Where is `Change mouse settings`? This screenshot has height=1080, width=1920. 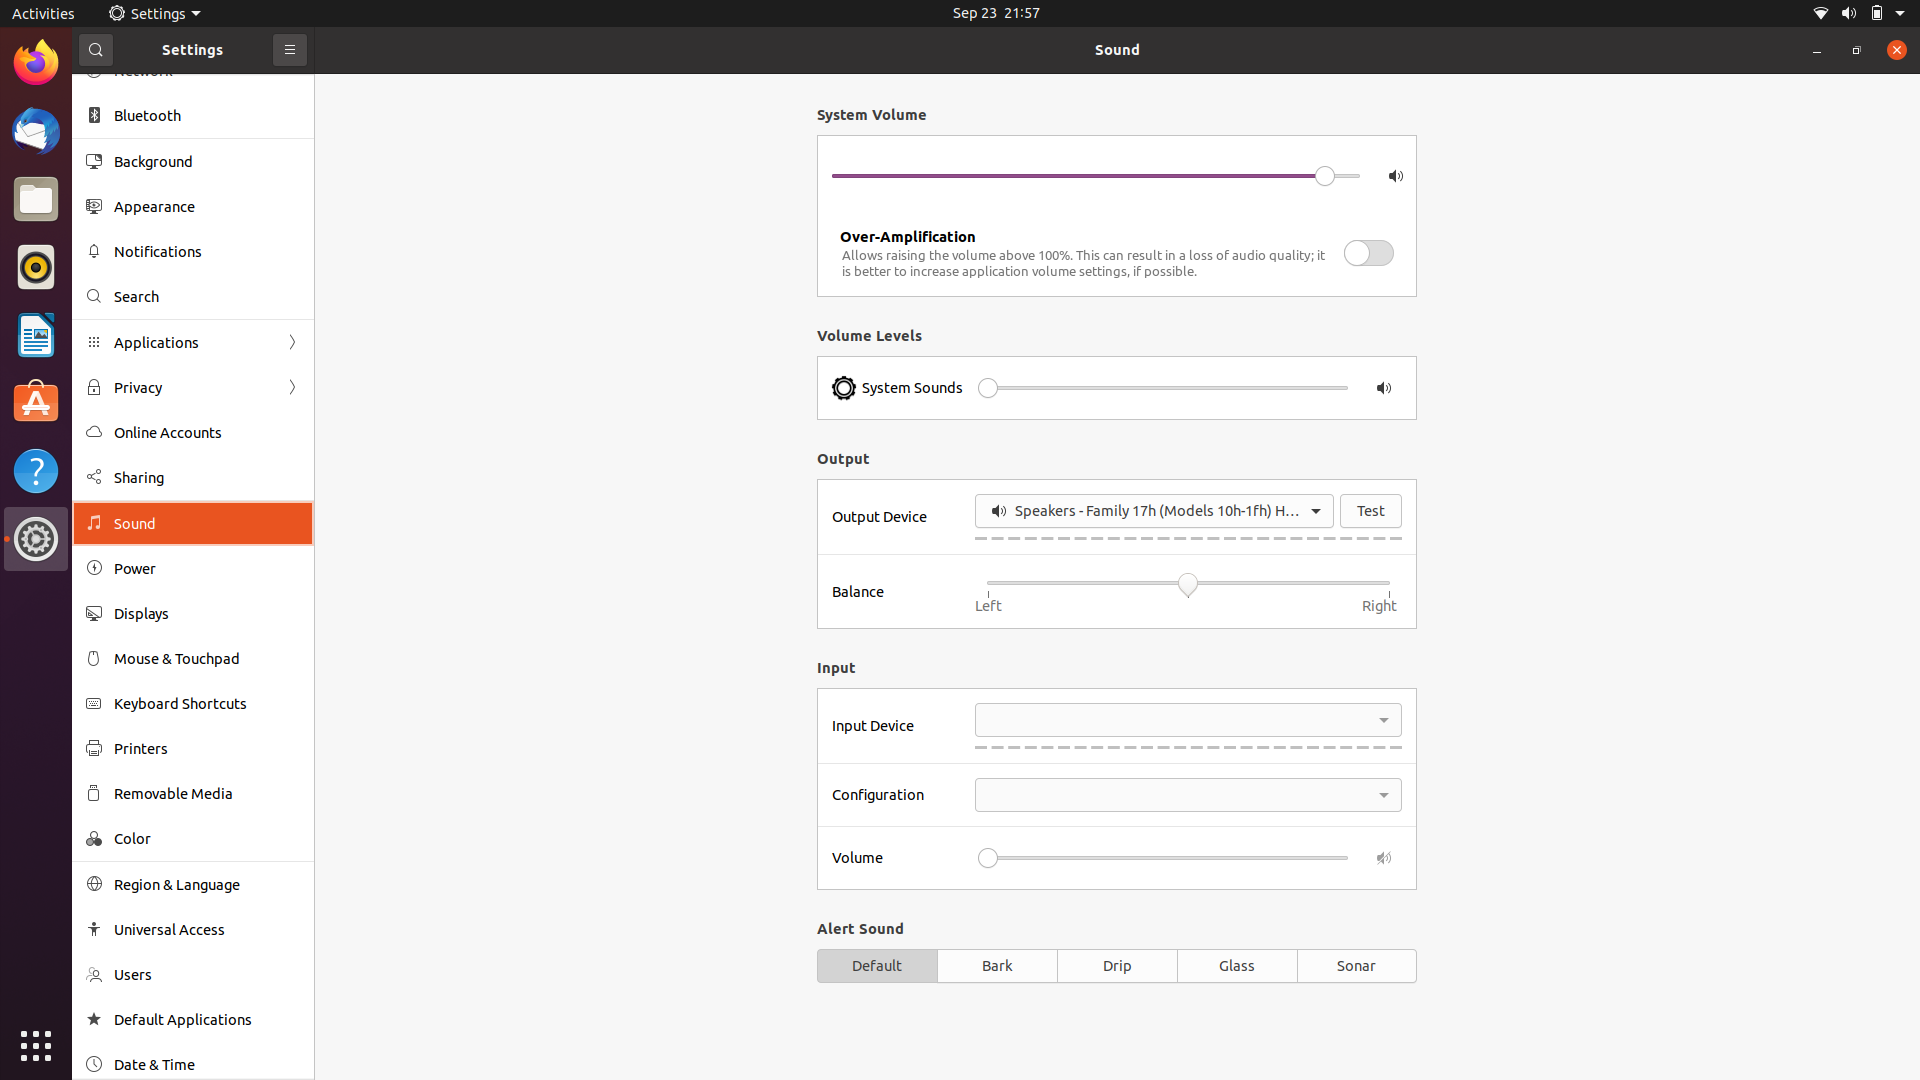 Change mouse settings is located at coordinates (190, 659).